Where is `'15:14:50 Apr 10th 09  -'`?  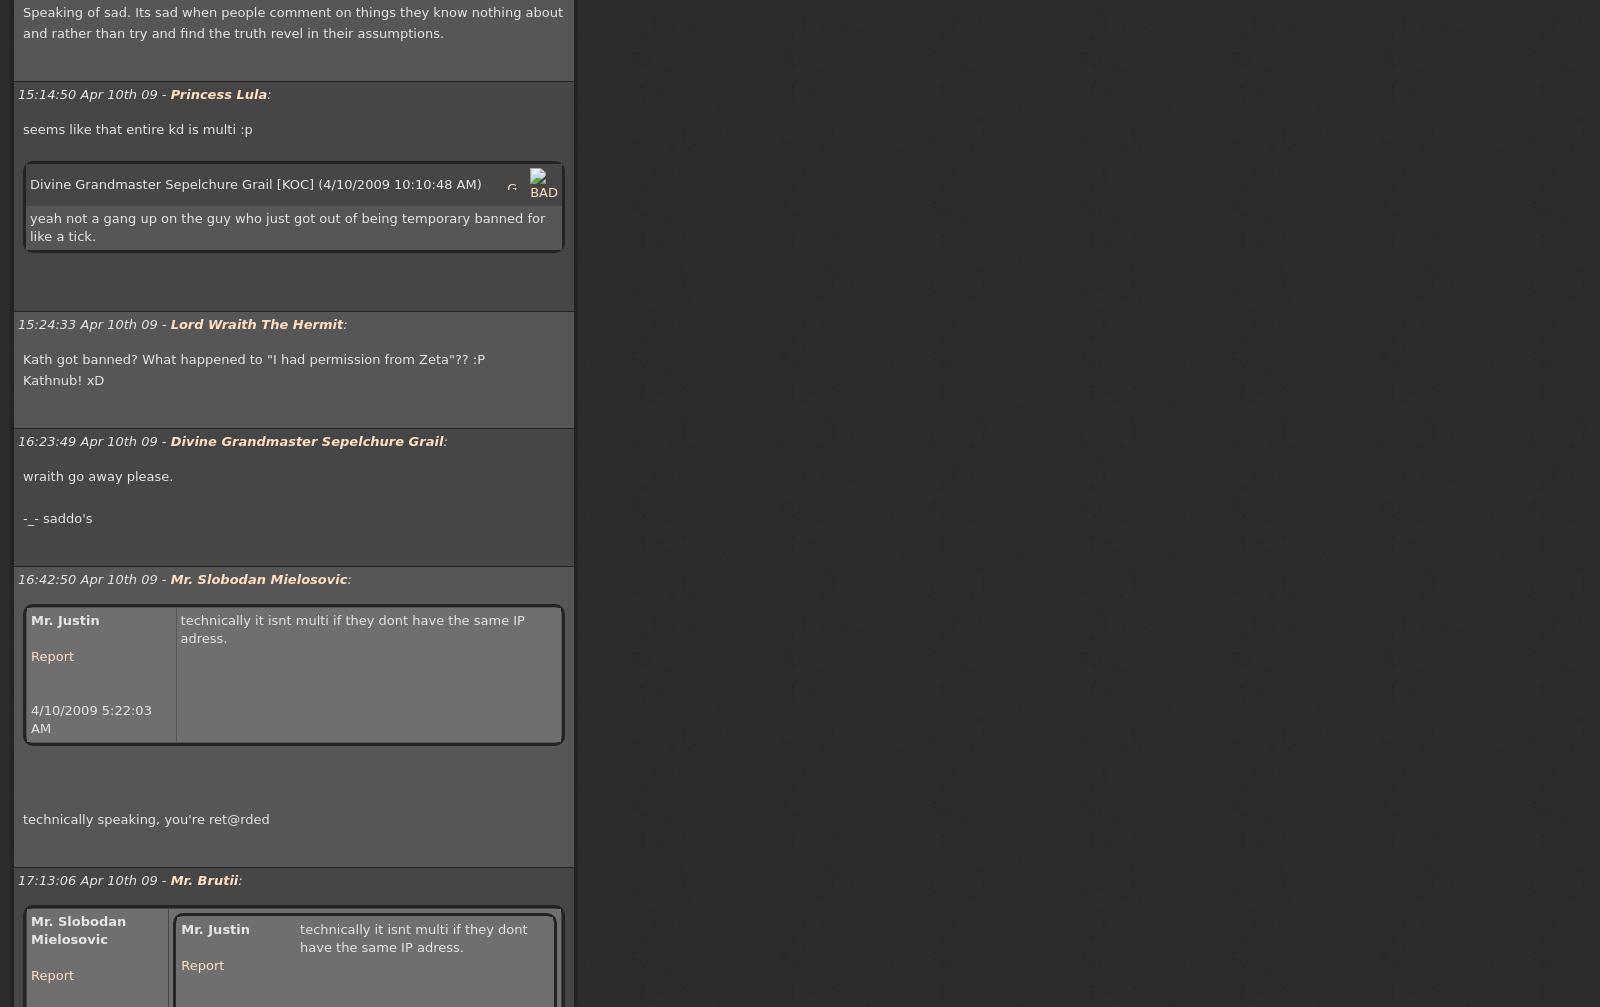
'15:14:50 Apr 10th 09  -' is located at coordinates (92, 94).